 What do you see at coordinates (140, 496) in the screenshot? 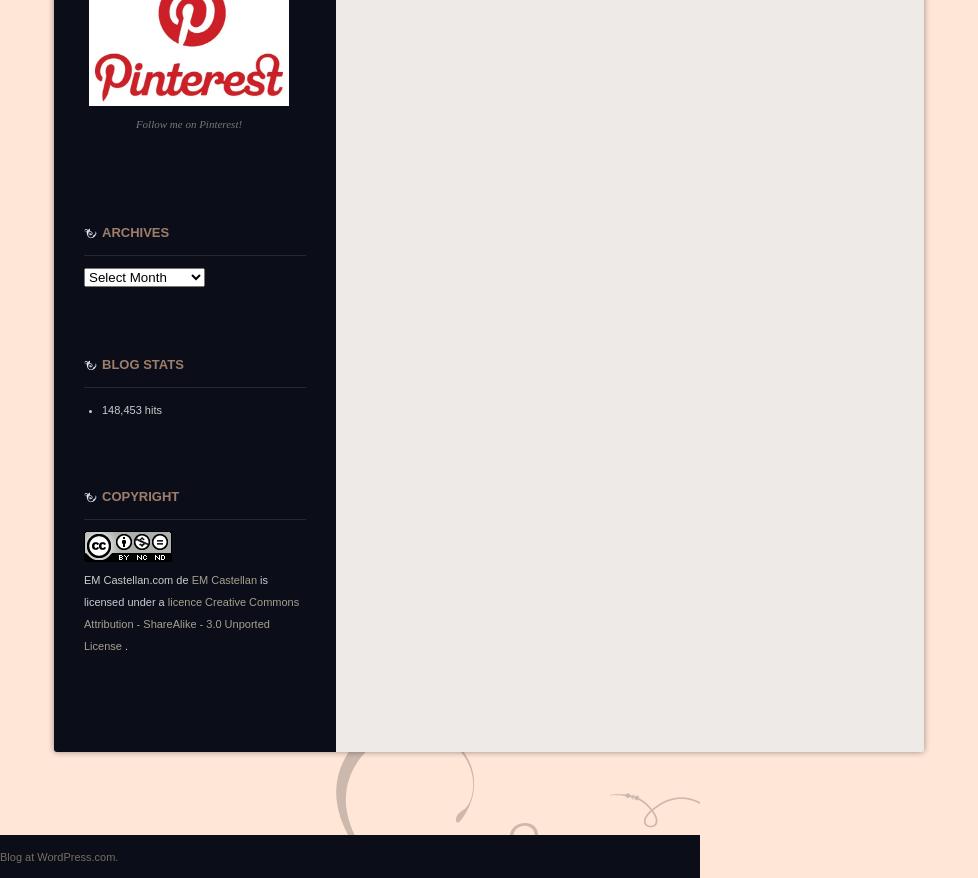
I see `'Copyright'` at bounding box center [140, 496].